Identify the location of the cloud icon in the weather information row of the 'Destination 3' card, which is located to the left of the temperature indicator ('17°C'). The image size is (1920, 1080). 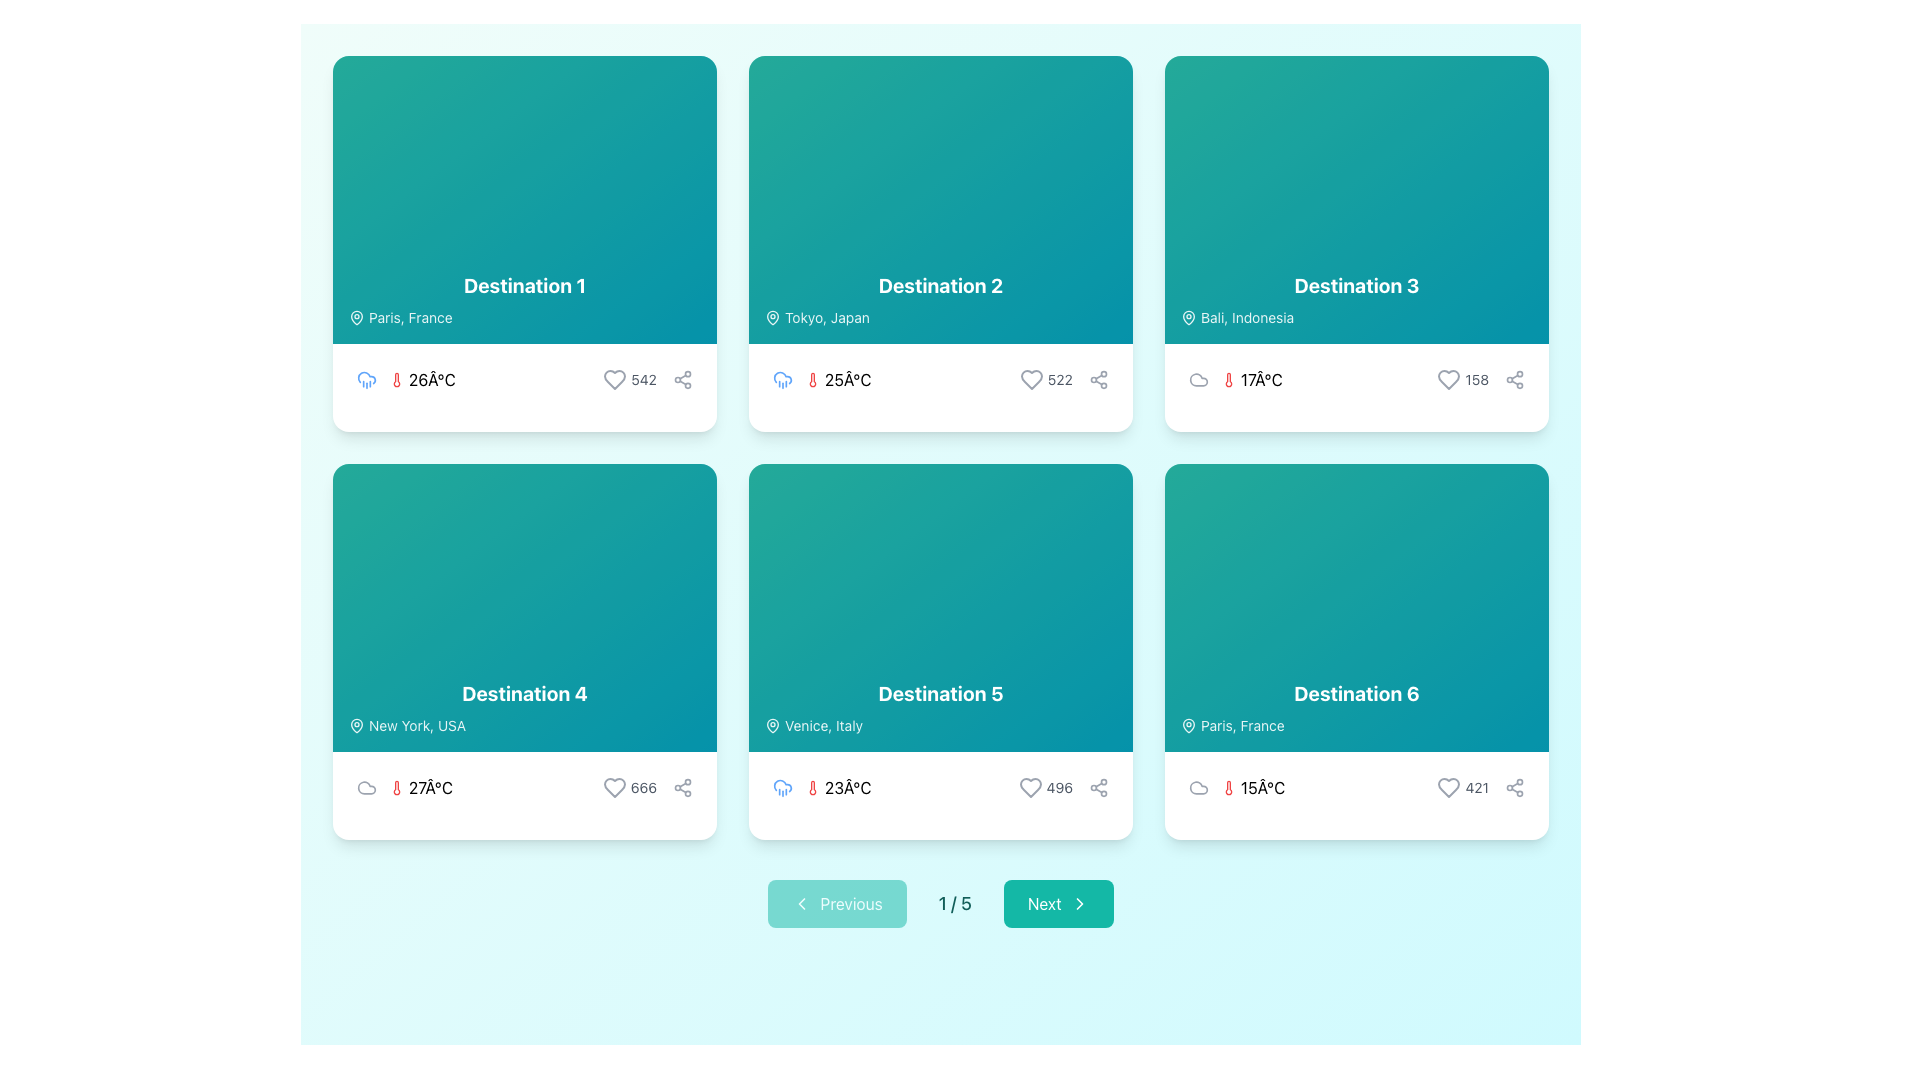
(1199, 380).